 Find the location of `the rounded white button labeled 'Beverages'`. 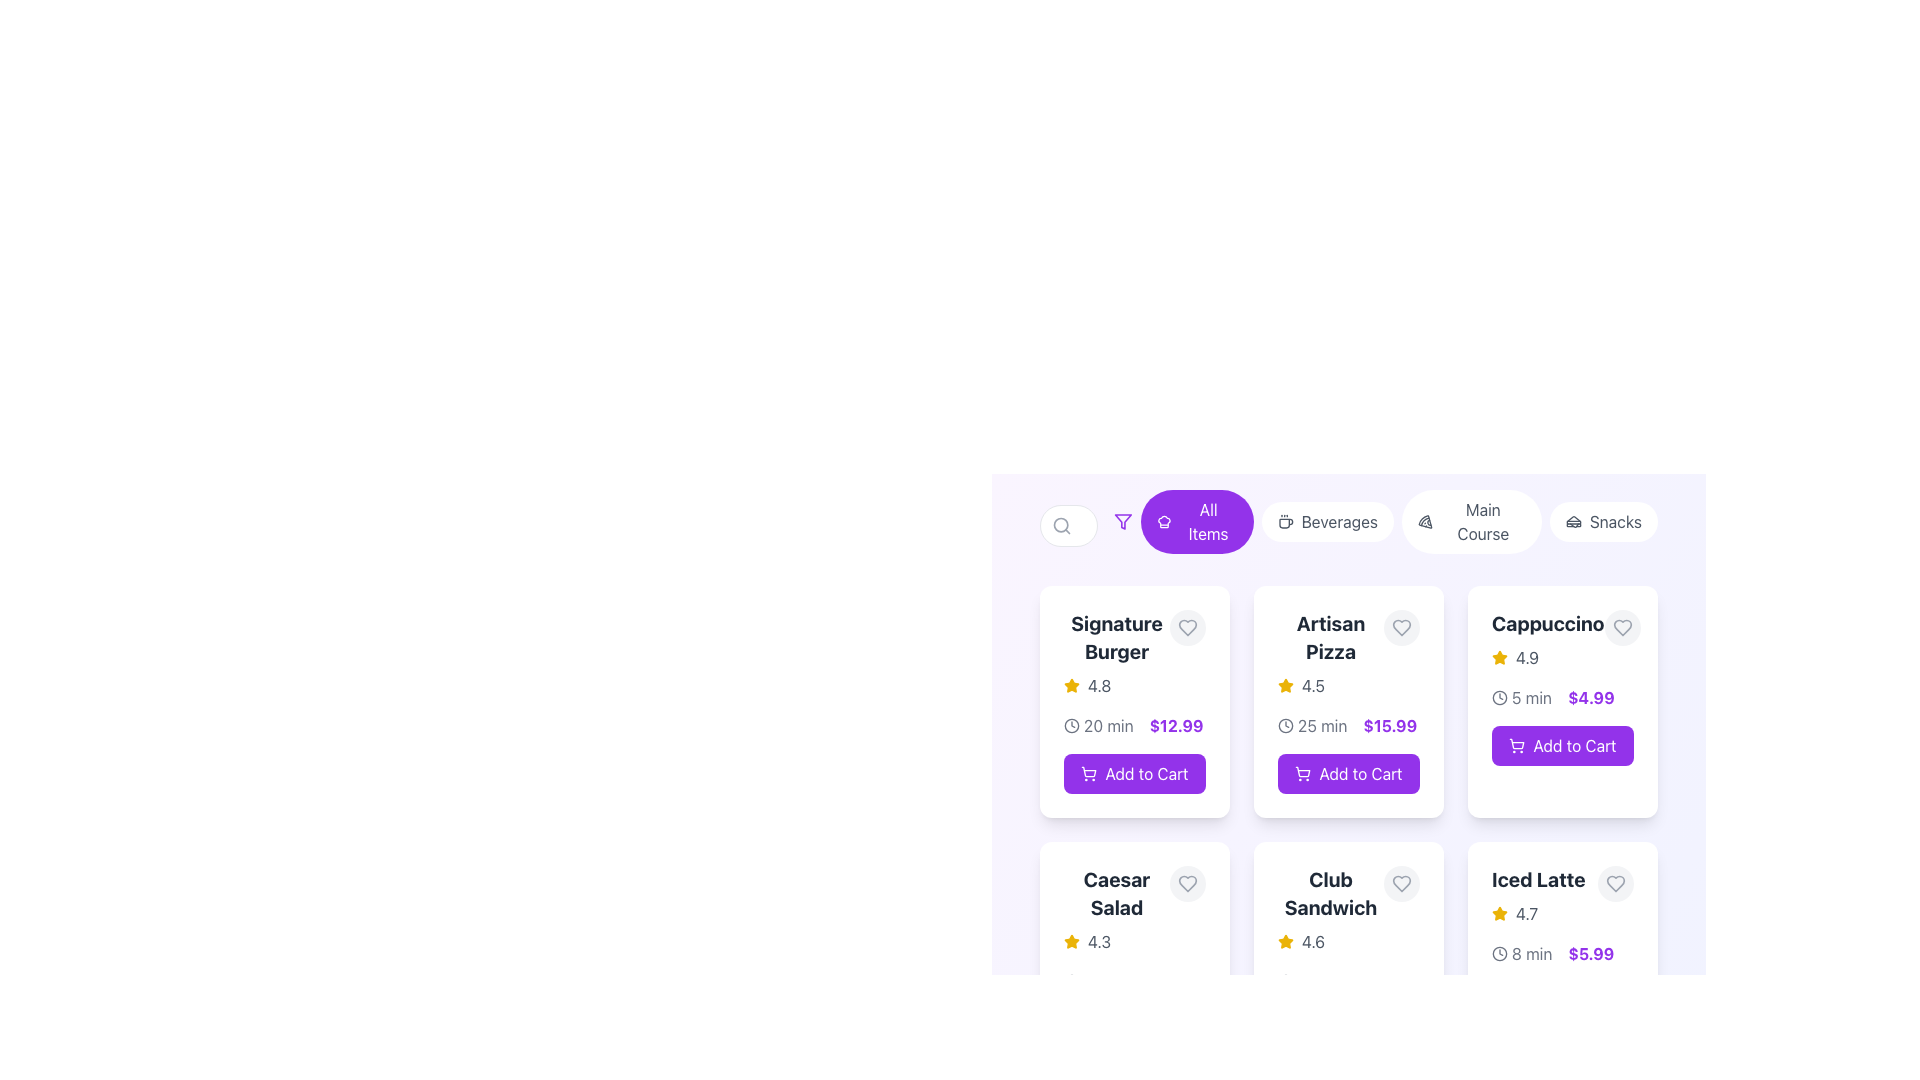

the rounded white button labeled 'Beverages' is located at coordinates (1348, 524).